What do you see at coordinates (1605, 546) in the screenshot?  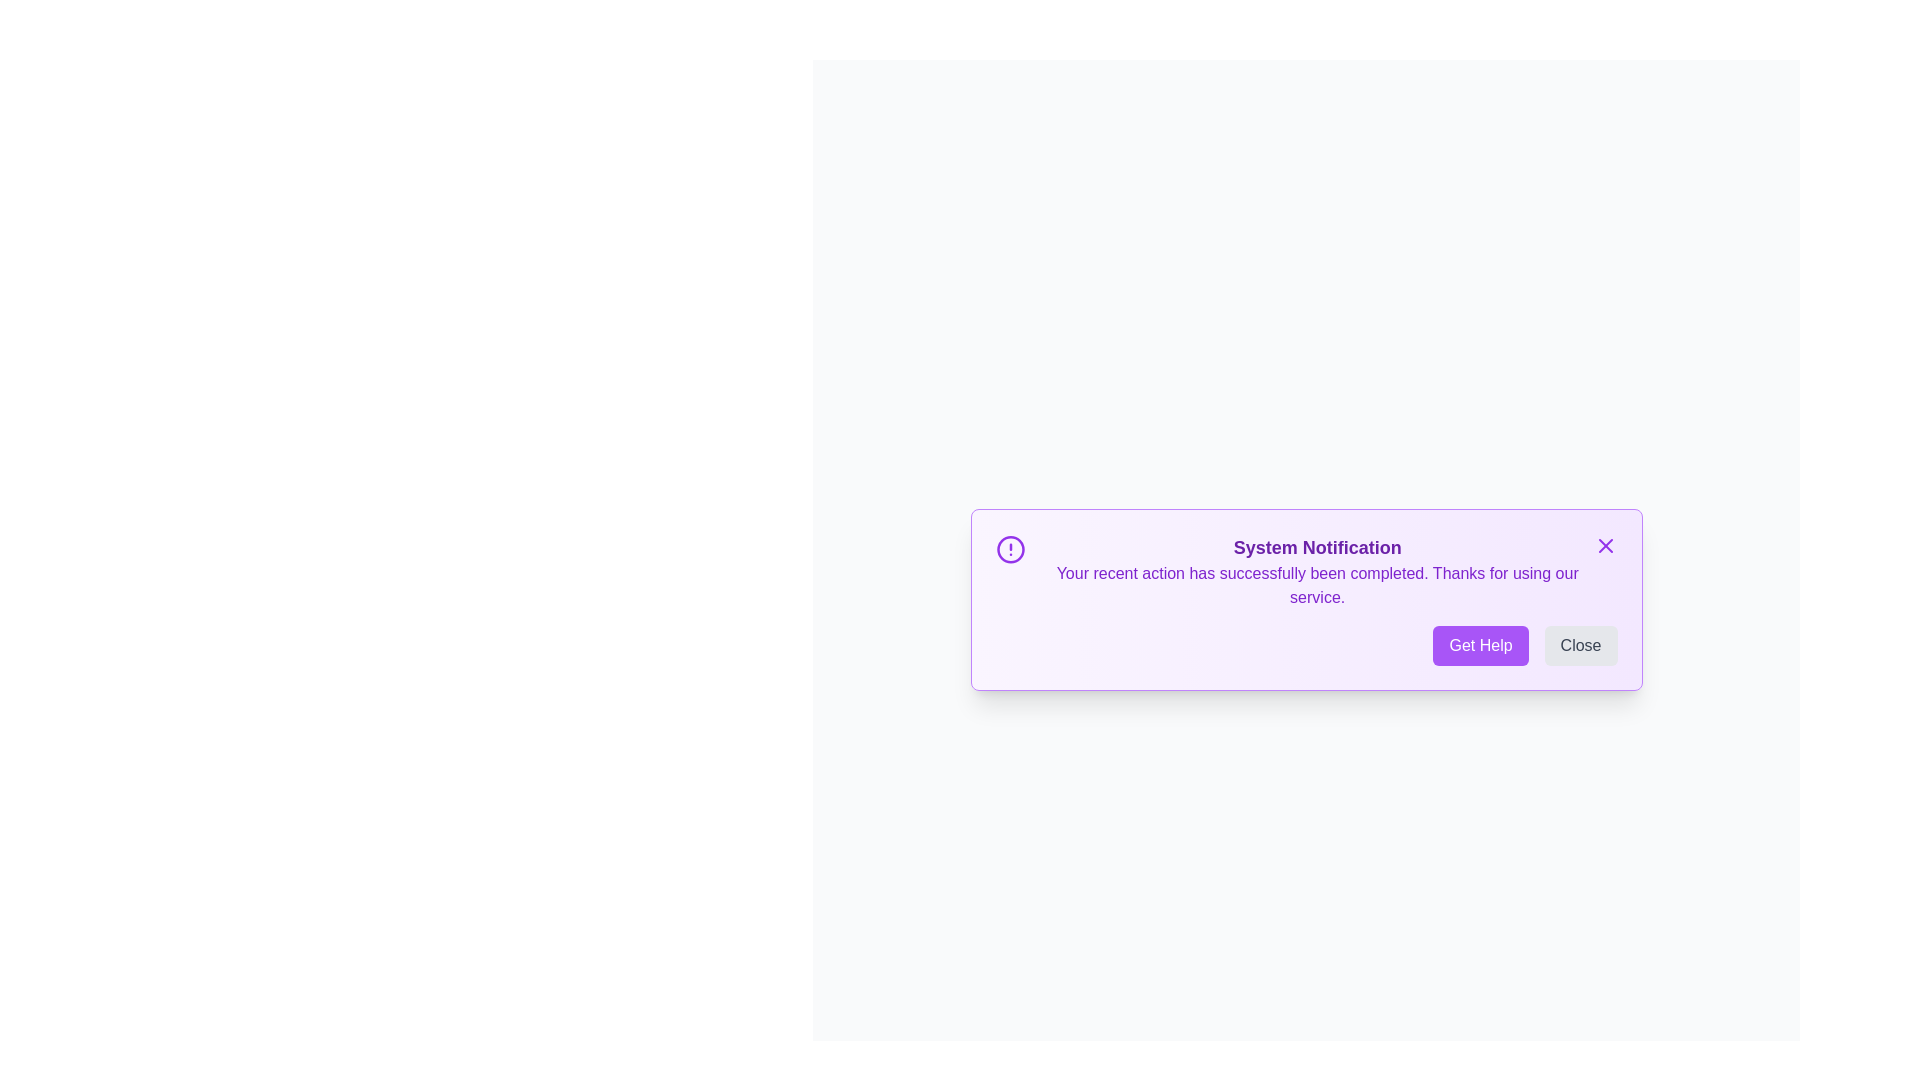 I see `the Close Button (Icon) located at the top-right corner of the notification or modal dialog box` at bounding box center [1605, 546].